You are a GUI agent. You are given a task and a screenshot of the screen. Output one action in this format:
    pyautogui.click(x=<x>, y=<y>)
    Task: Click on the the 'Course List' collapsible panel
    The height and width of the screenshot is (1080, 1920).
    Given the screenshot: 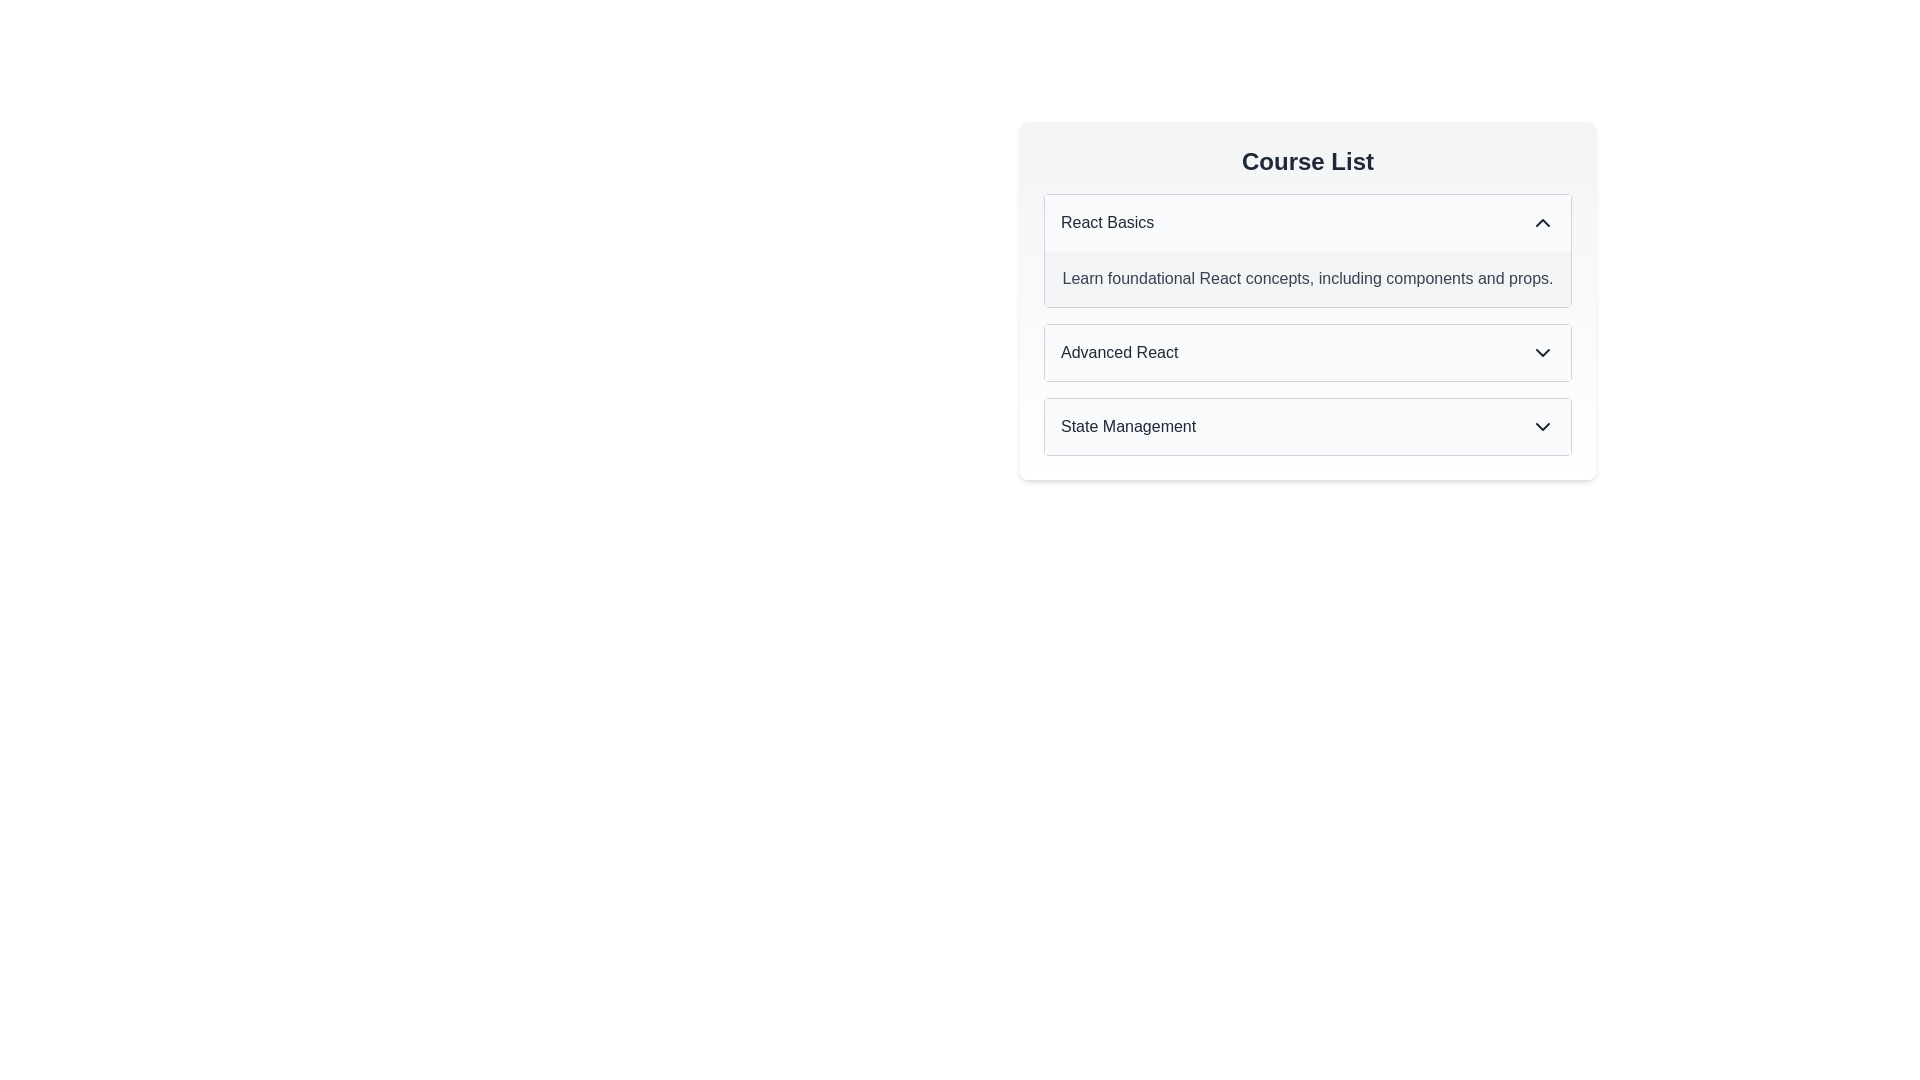 What is the action you would take?
    pyautogui.click(x=1308, y=299)
    